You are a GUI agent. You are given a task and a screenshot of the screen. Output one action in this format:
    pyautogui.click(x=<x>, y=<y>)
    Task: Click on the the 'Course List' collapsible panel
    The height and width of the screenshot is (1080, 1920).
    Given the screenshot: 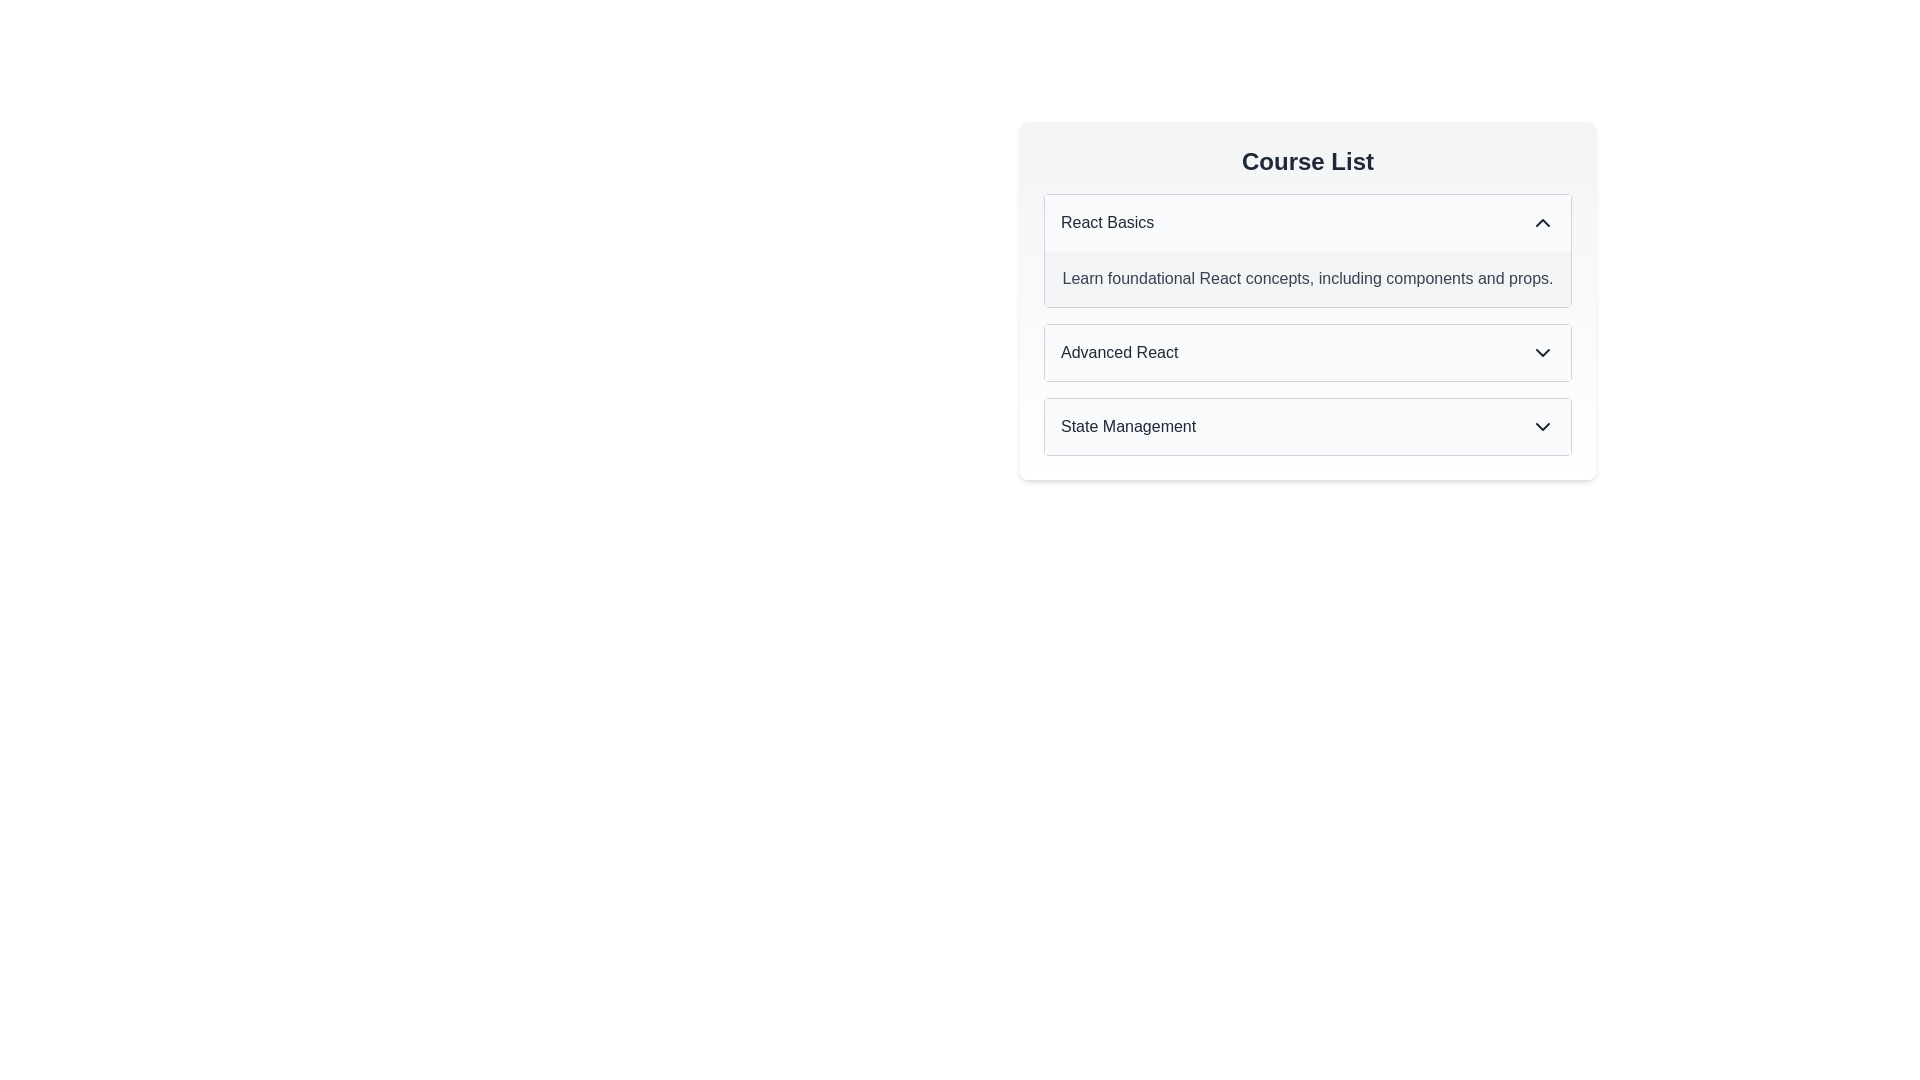 What is the action you would take?
    pyautogui.click(x=1308, y=299)
    